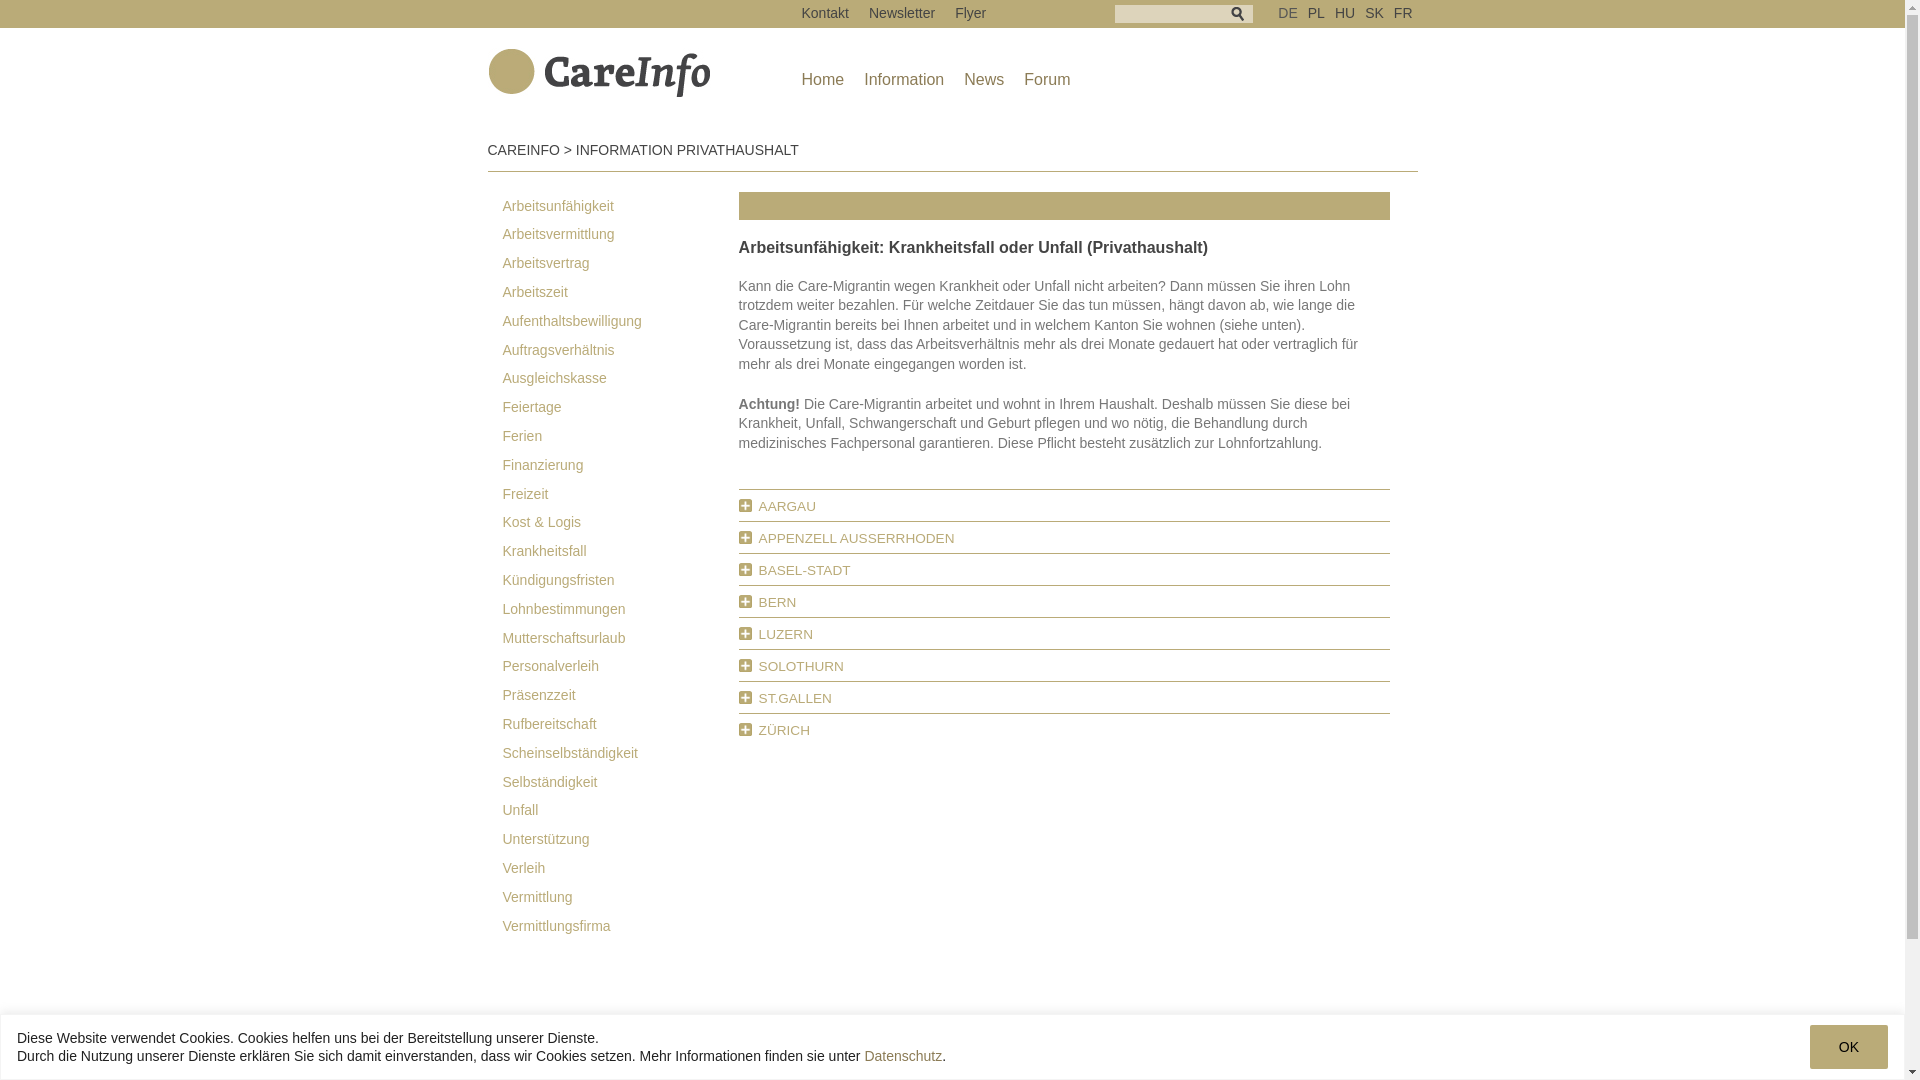  What do you see at coordinates (1373, 12) in the screenshot?
I see `'SK'` at bounding box center [1373, 12].